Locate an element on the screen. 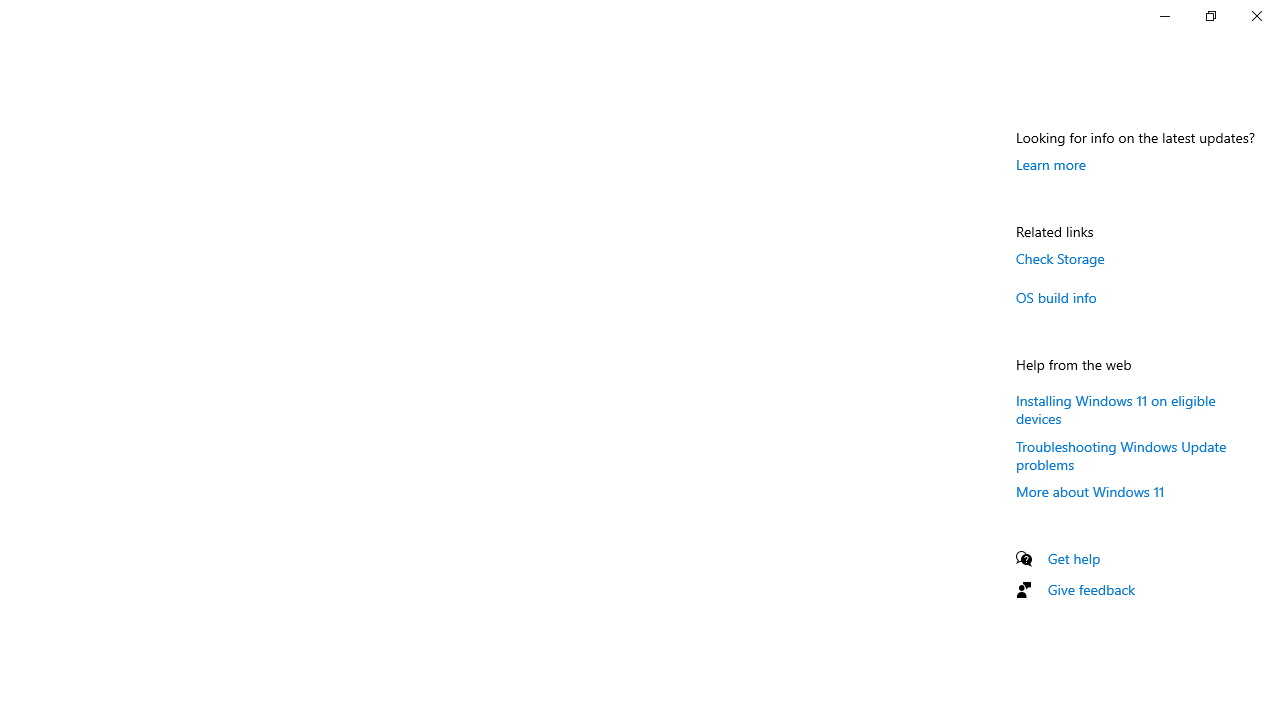  'Installing Windows 11 on eligible devices' is located at coordinates (1115, 407).